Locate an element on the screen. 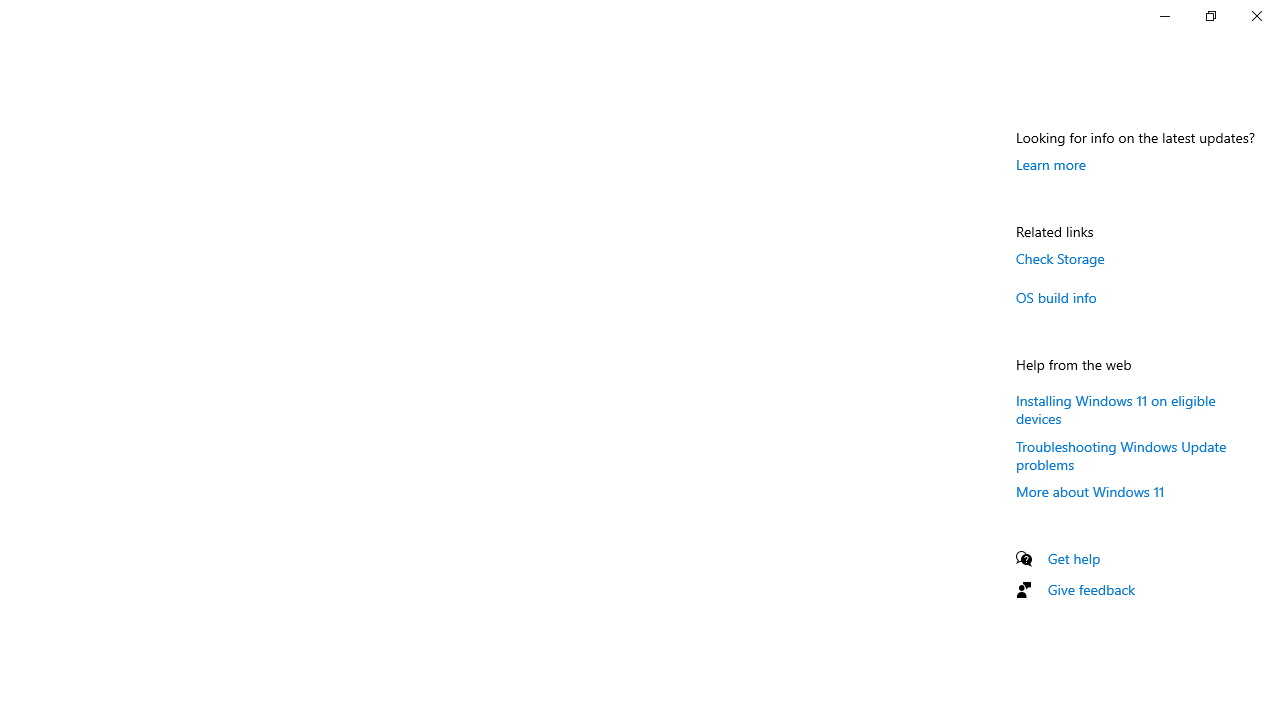  'Installing Windows 11 on eligible devices' is located at coordinates (1115, 407).